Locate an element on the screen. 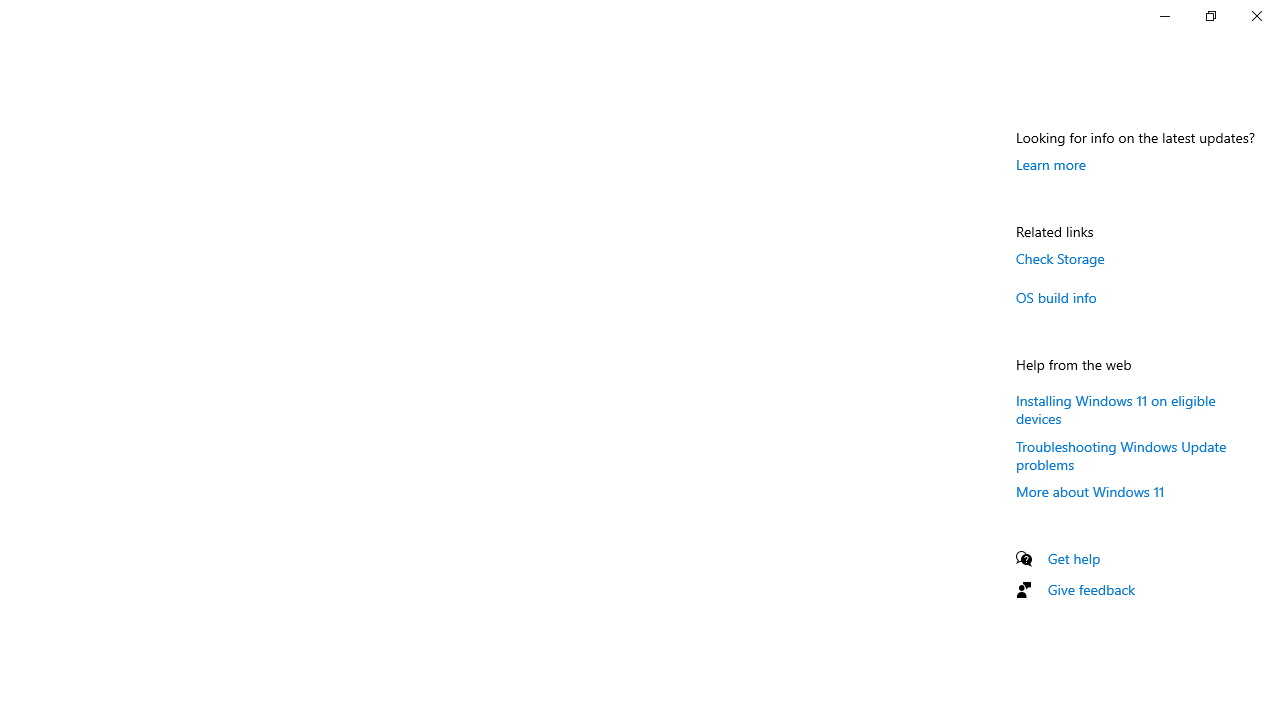  'Installing Windows 11 on eligible devices' is located at coordinates (1115, 407).